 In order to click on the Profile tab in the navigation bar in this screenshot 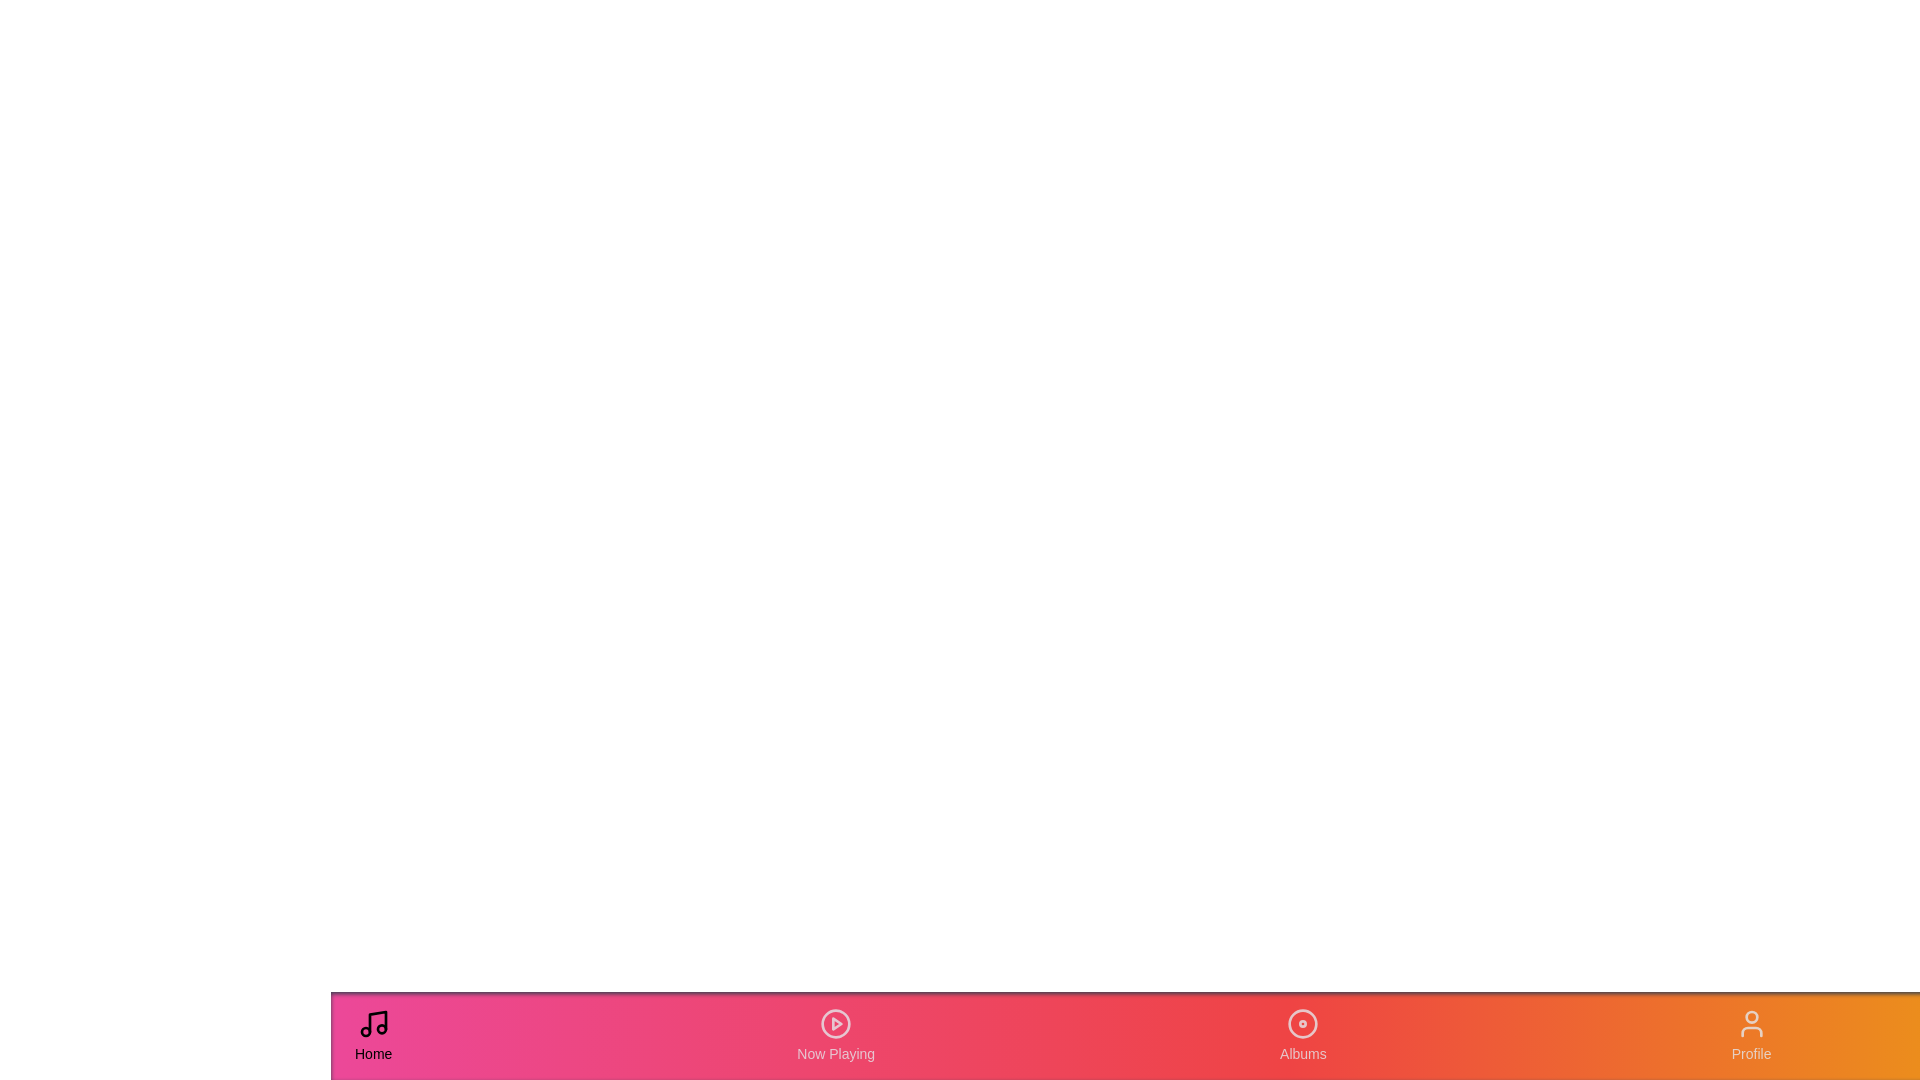, I will do `click(1750, 1035)`.